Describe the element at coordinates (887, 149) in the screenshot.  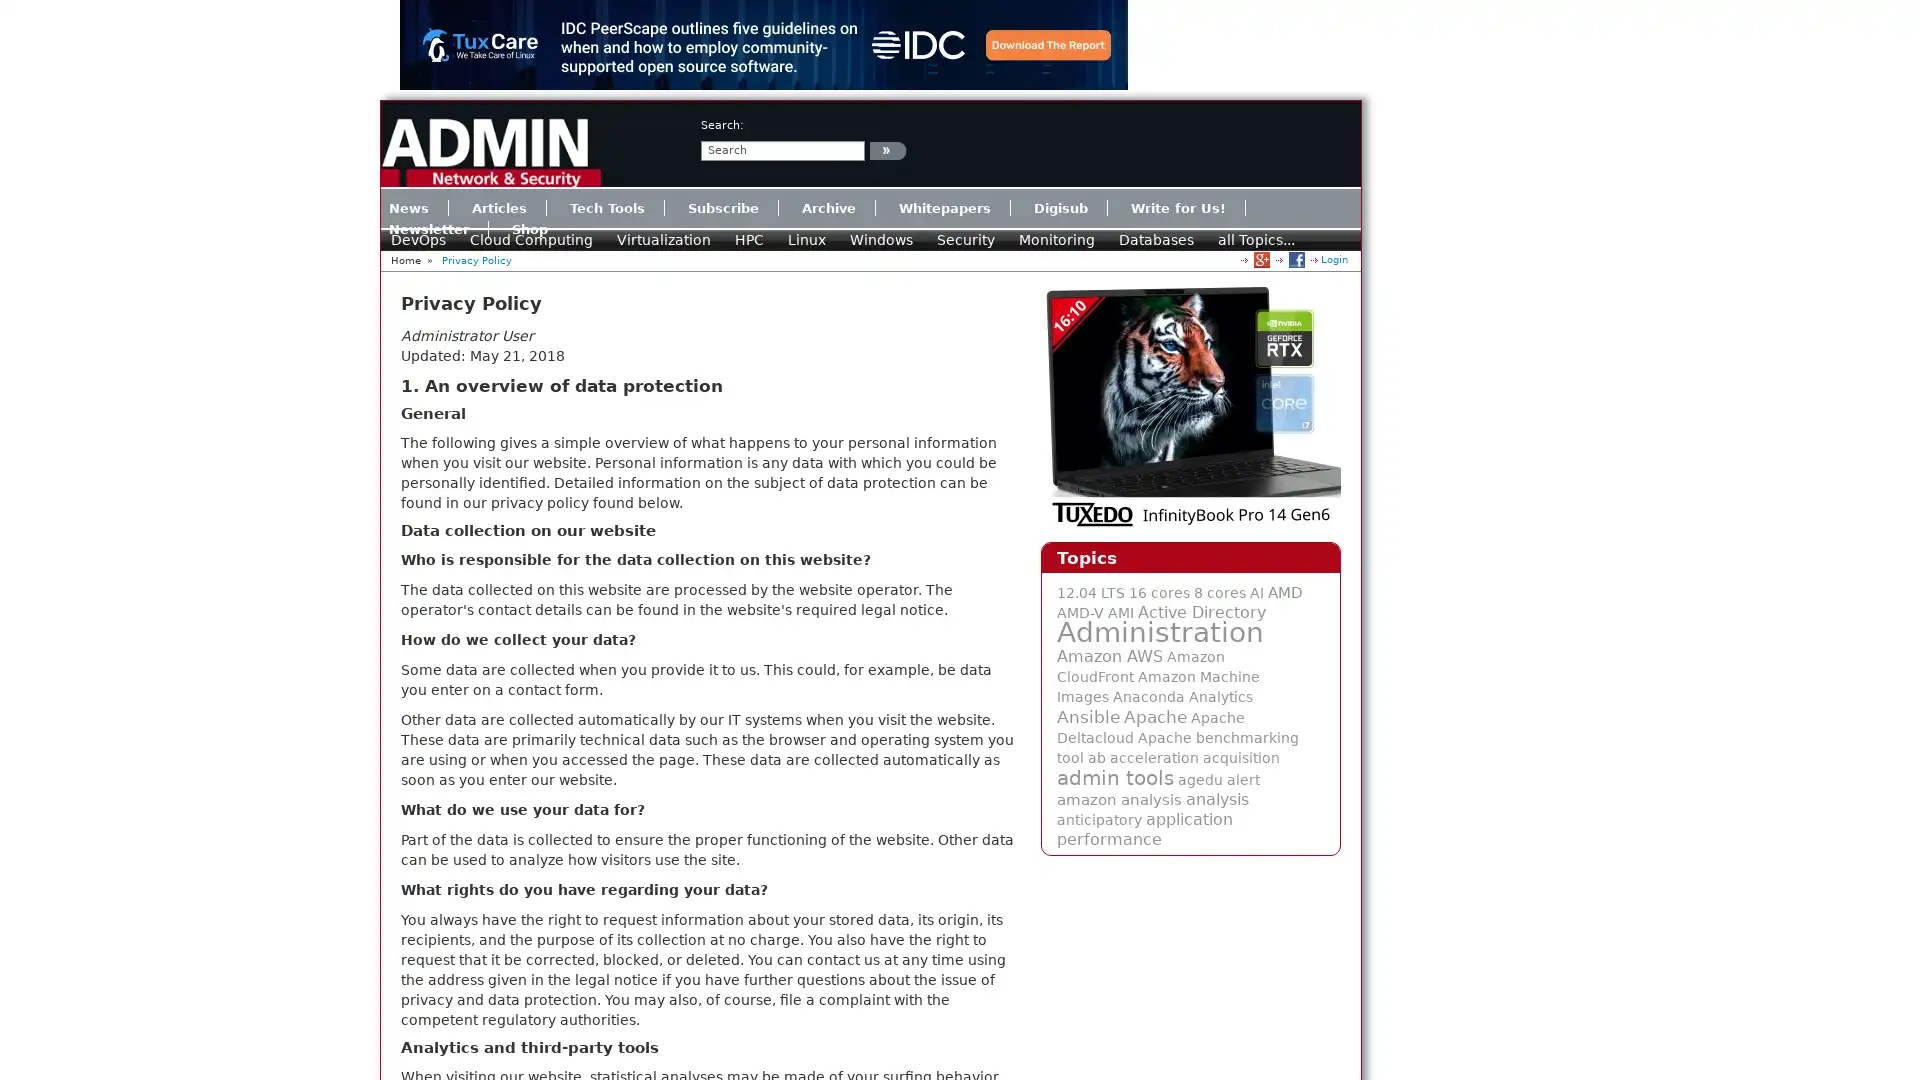
I see `search:` at that location.